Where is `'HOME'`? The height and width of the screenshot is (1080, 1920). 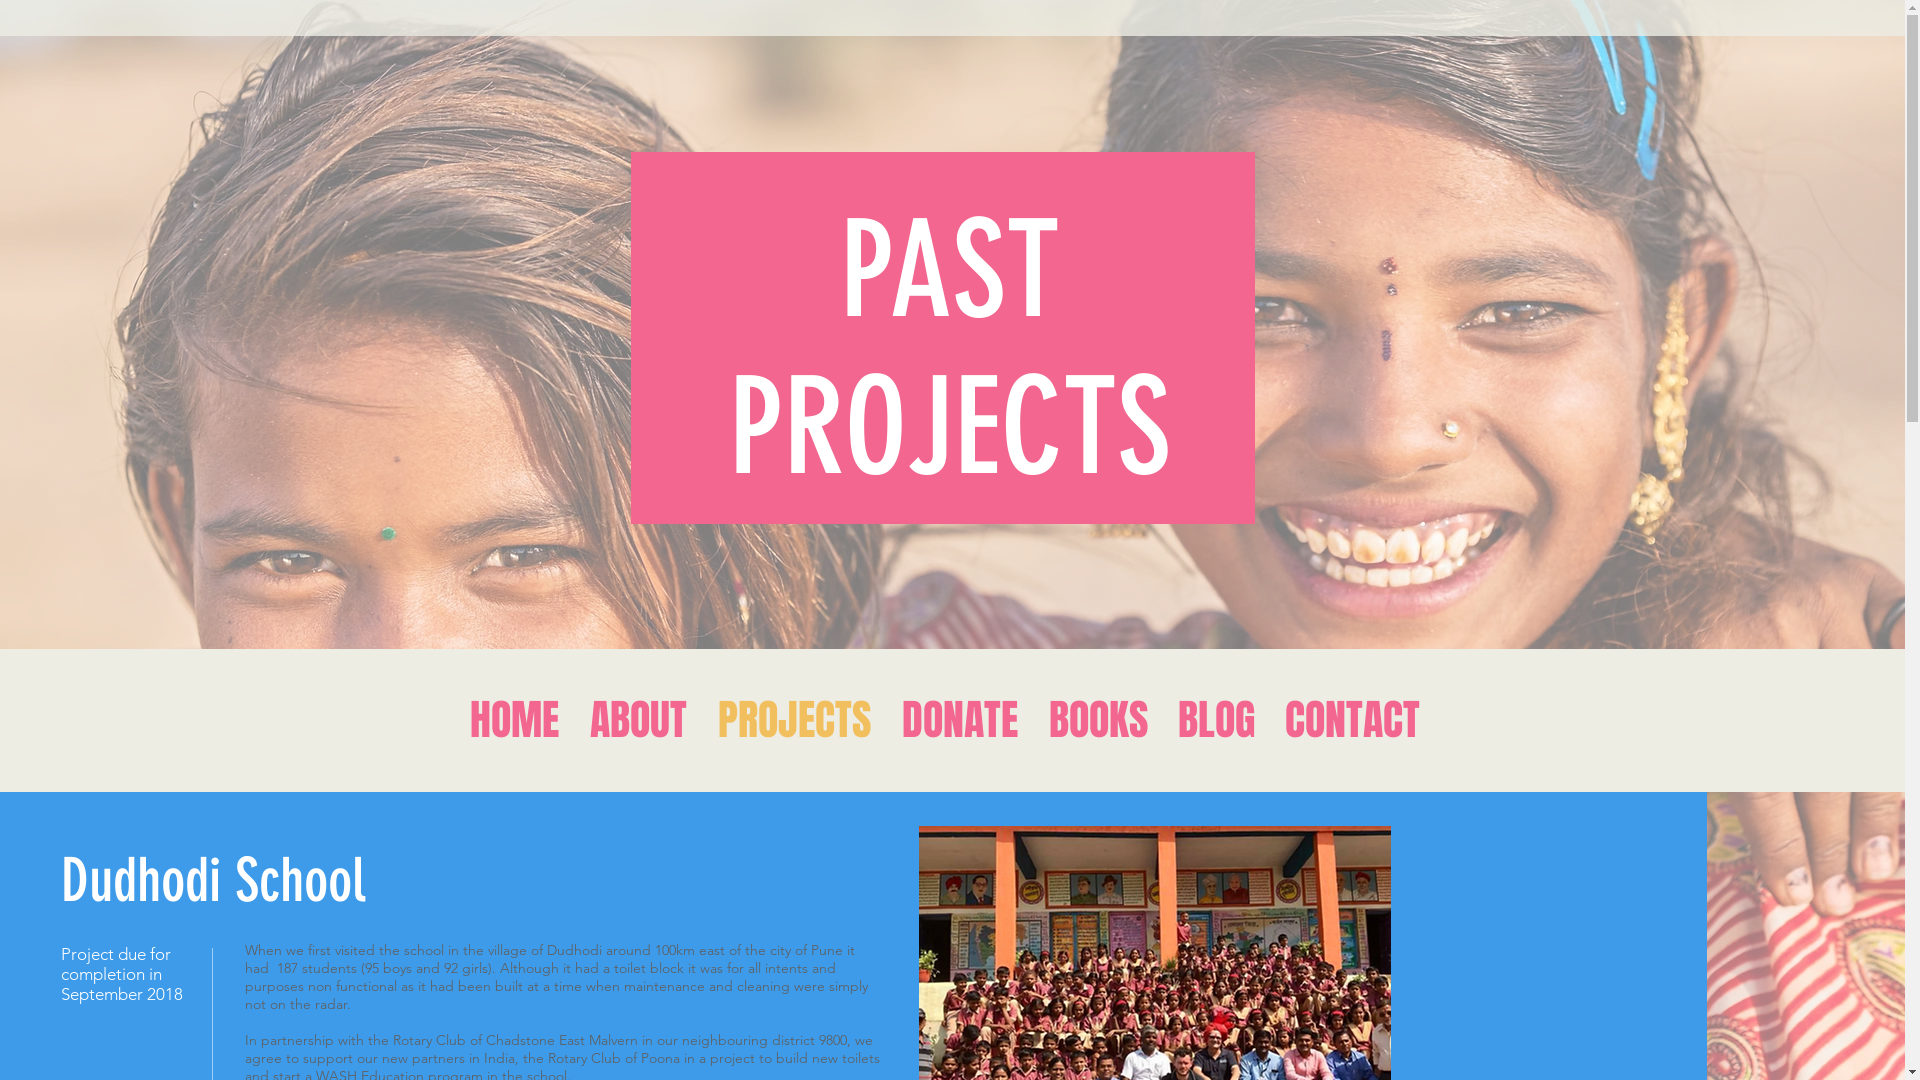 'HOME' is located at coordinates (513, 720).